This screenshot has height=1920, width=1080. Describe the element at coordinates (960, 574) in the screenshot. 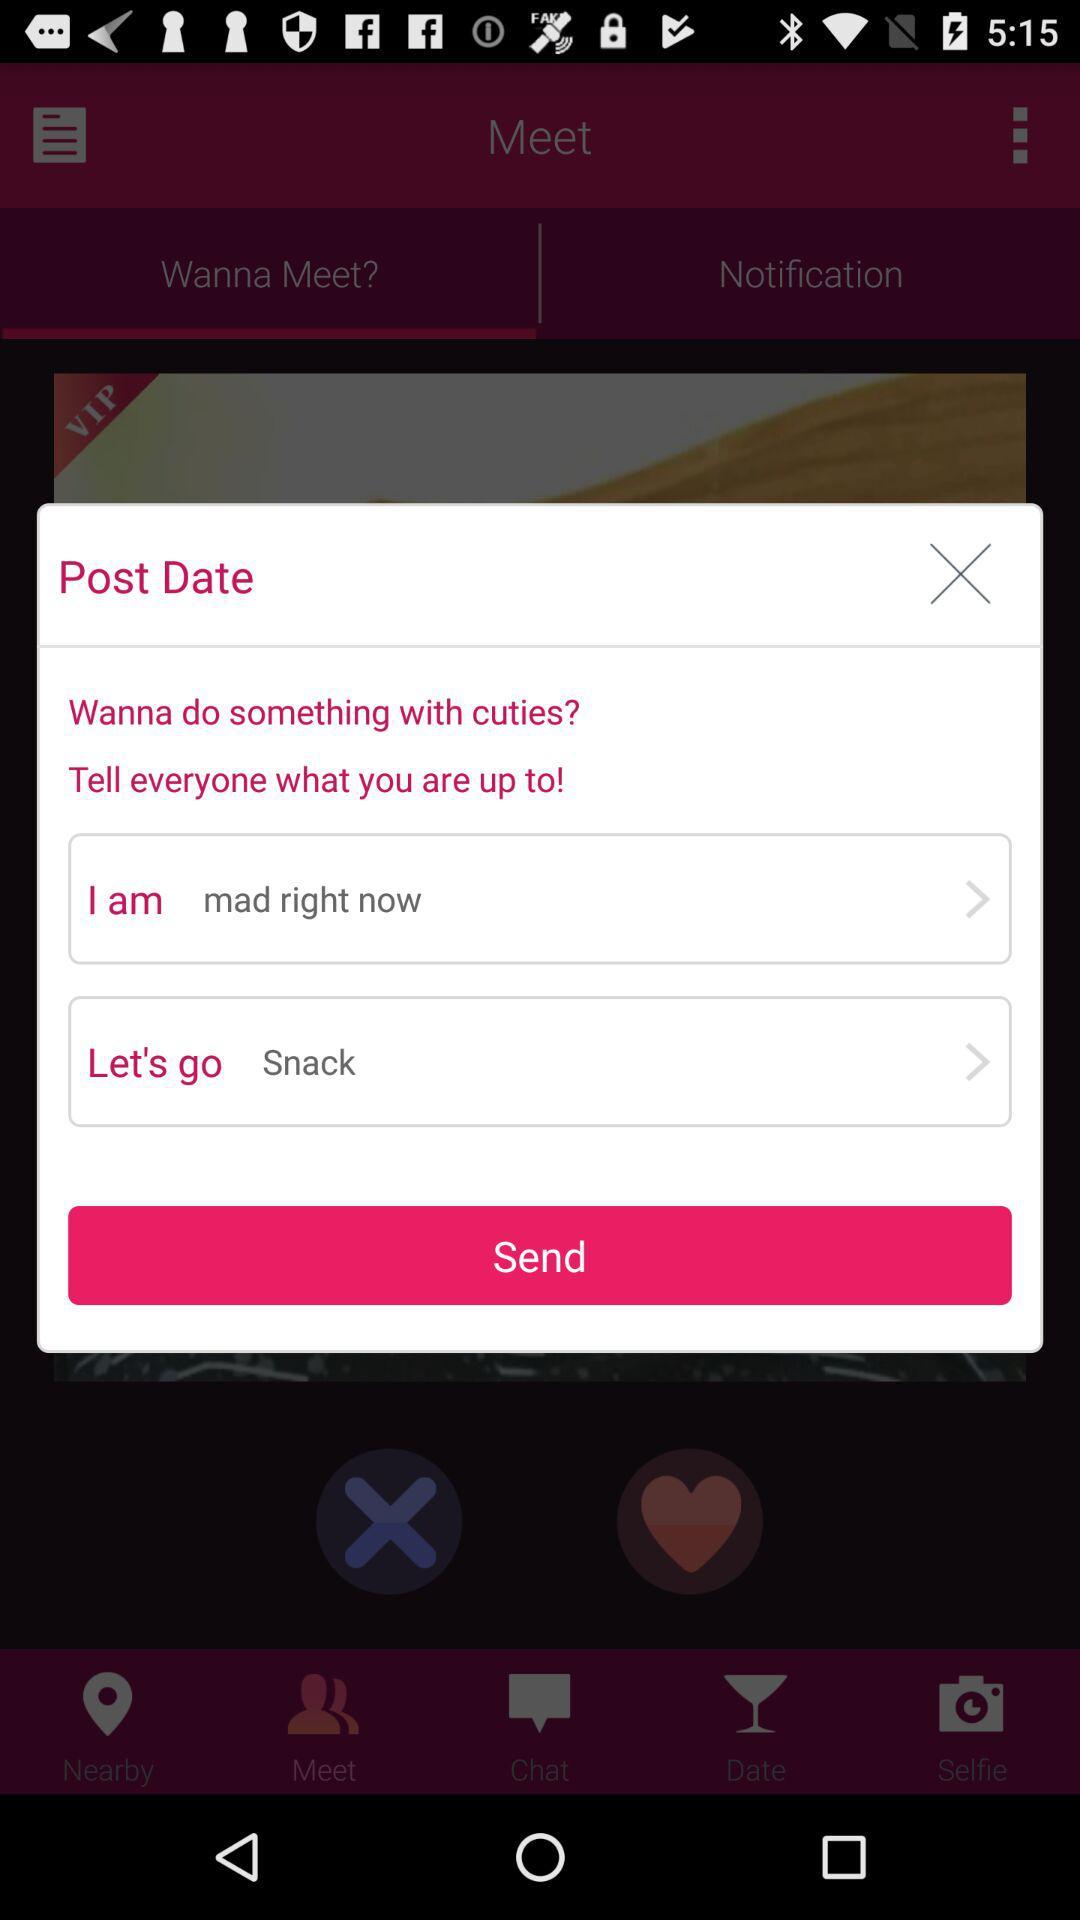

I see `app to the right of post date` at that location.